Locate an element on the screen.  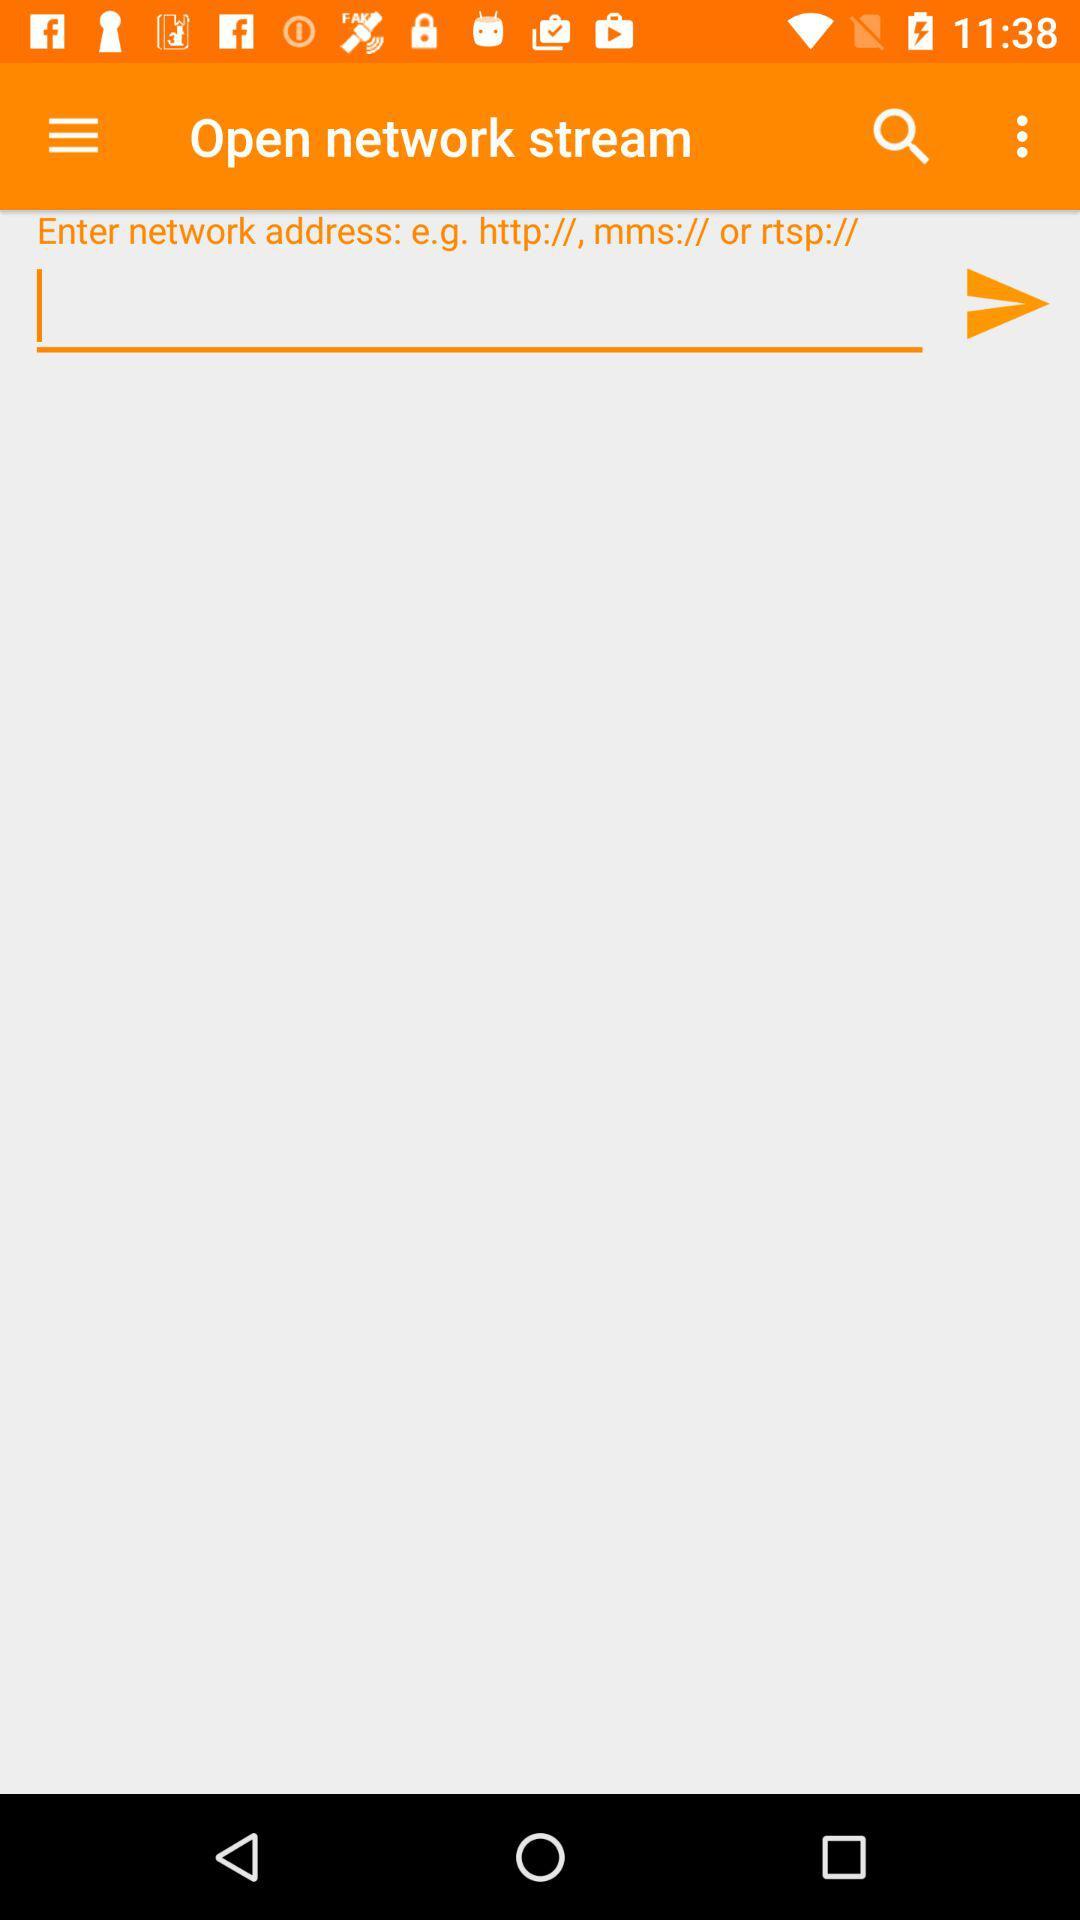
send page is located at coordinates (1006, 302).